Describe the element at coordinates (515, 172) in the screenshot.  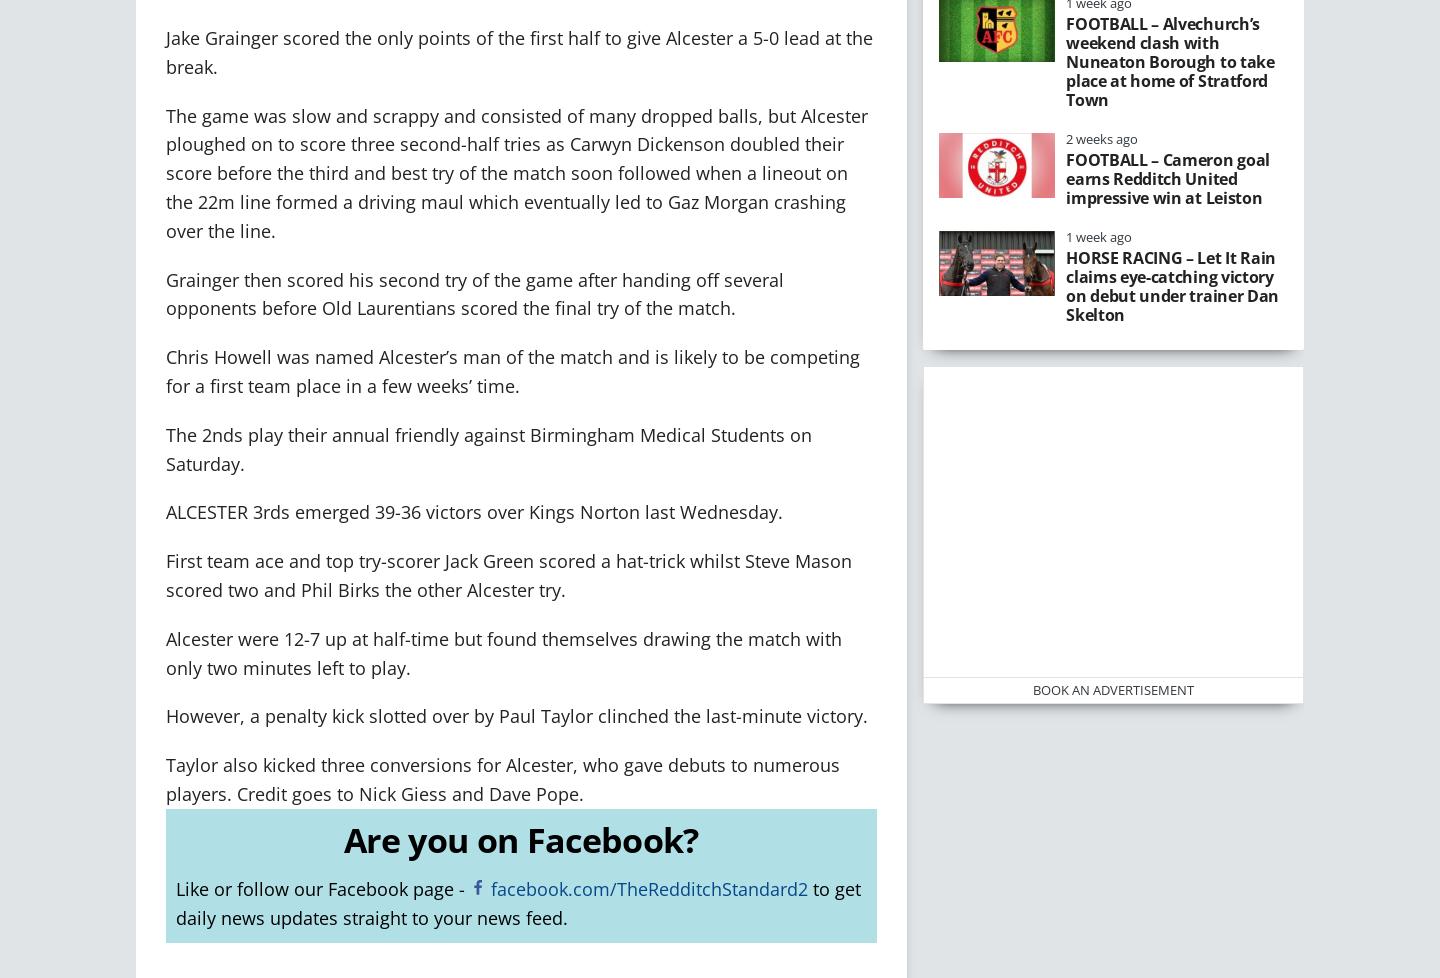
I see `'The game was slow and scrappy and consisted of many dropped balls, but Alcester ploughed on to score three second-half tries as Carwyn Dickenson doubled their score before the third and best try of the match soon followed when a lineout on the 22m line formed a driving maul which eventually led to Gaz Morgan crashing over the line.'` at that location.